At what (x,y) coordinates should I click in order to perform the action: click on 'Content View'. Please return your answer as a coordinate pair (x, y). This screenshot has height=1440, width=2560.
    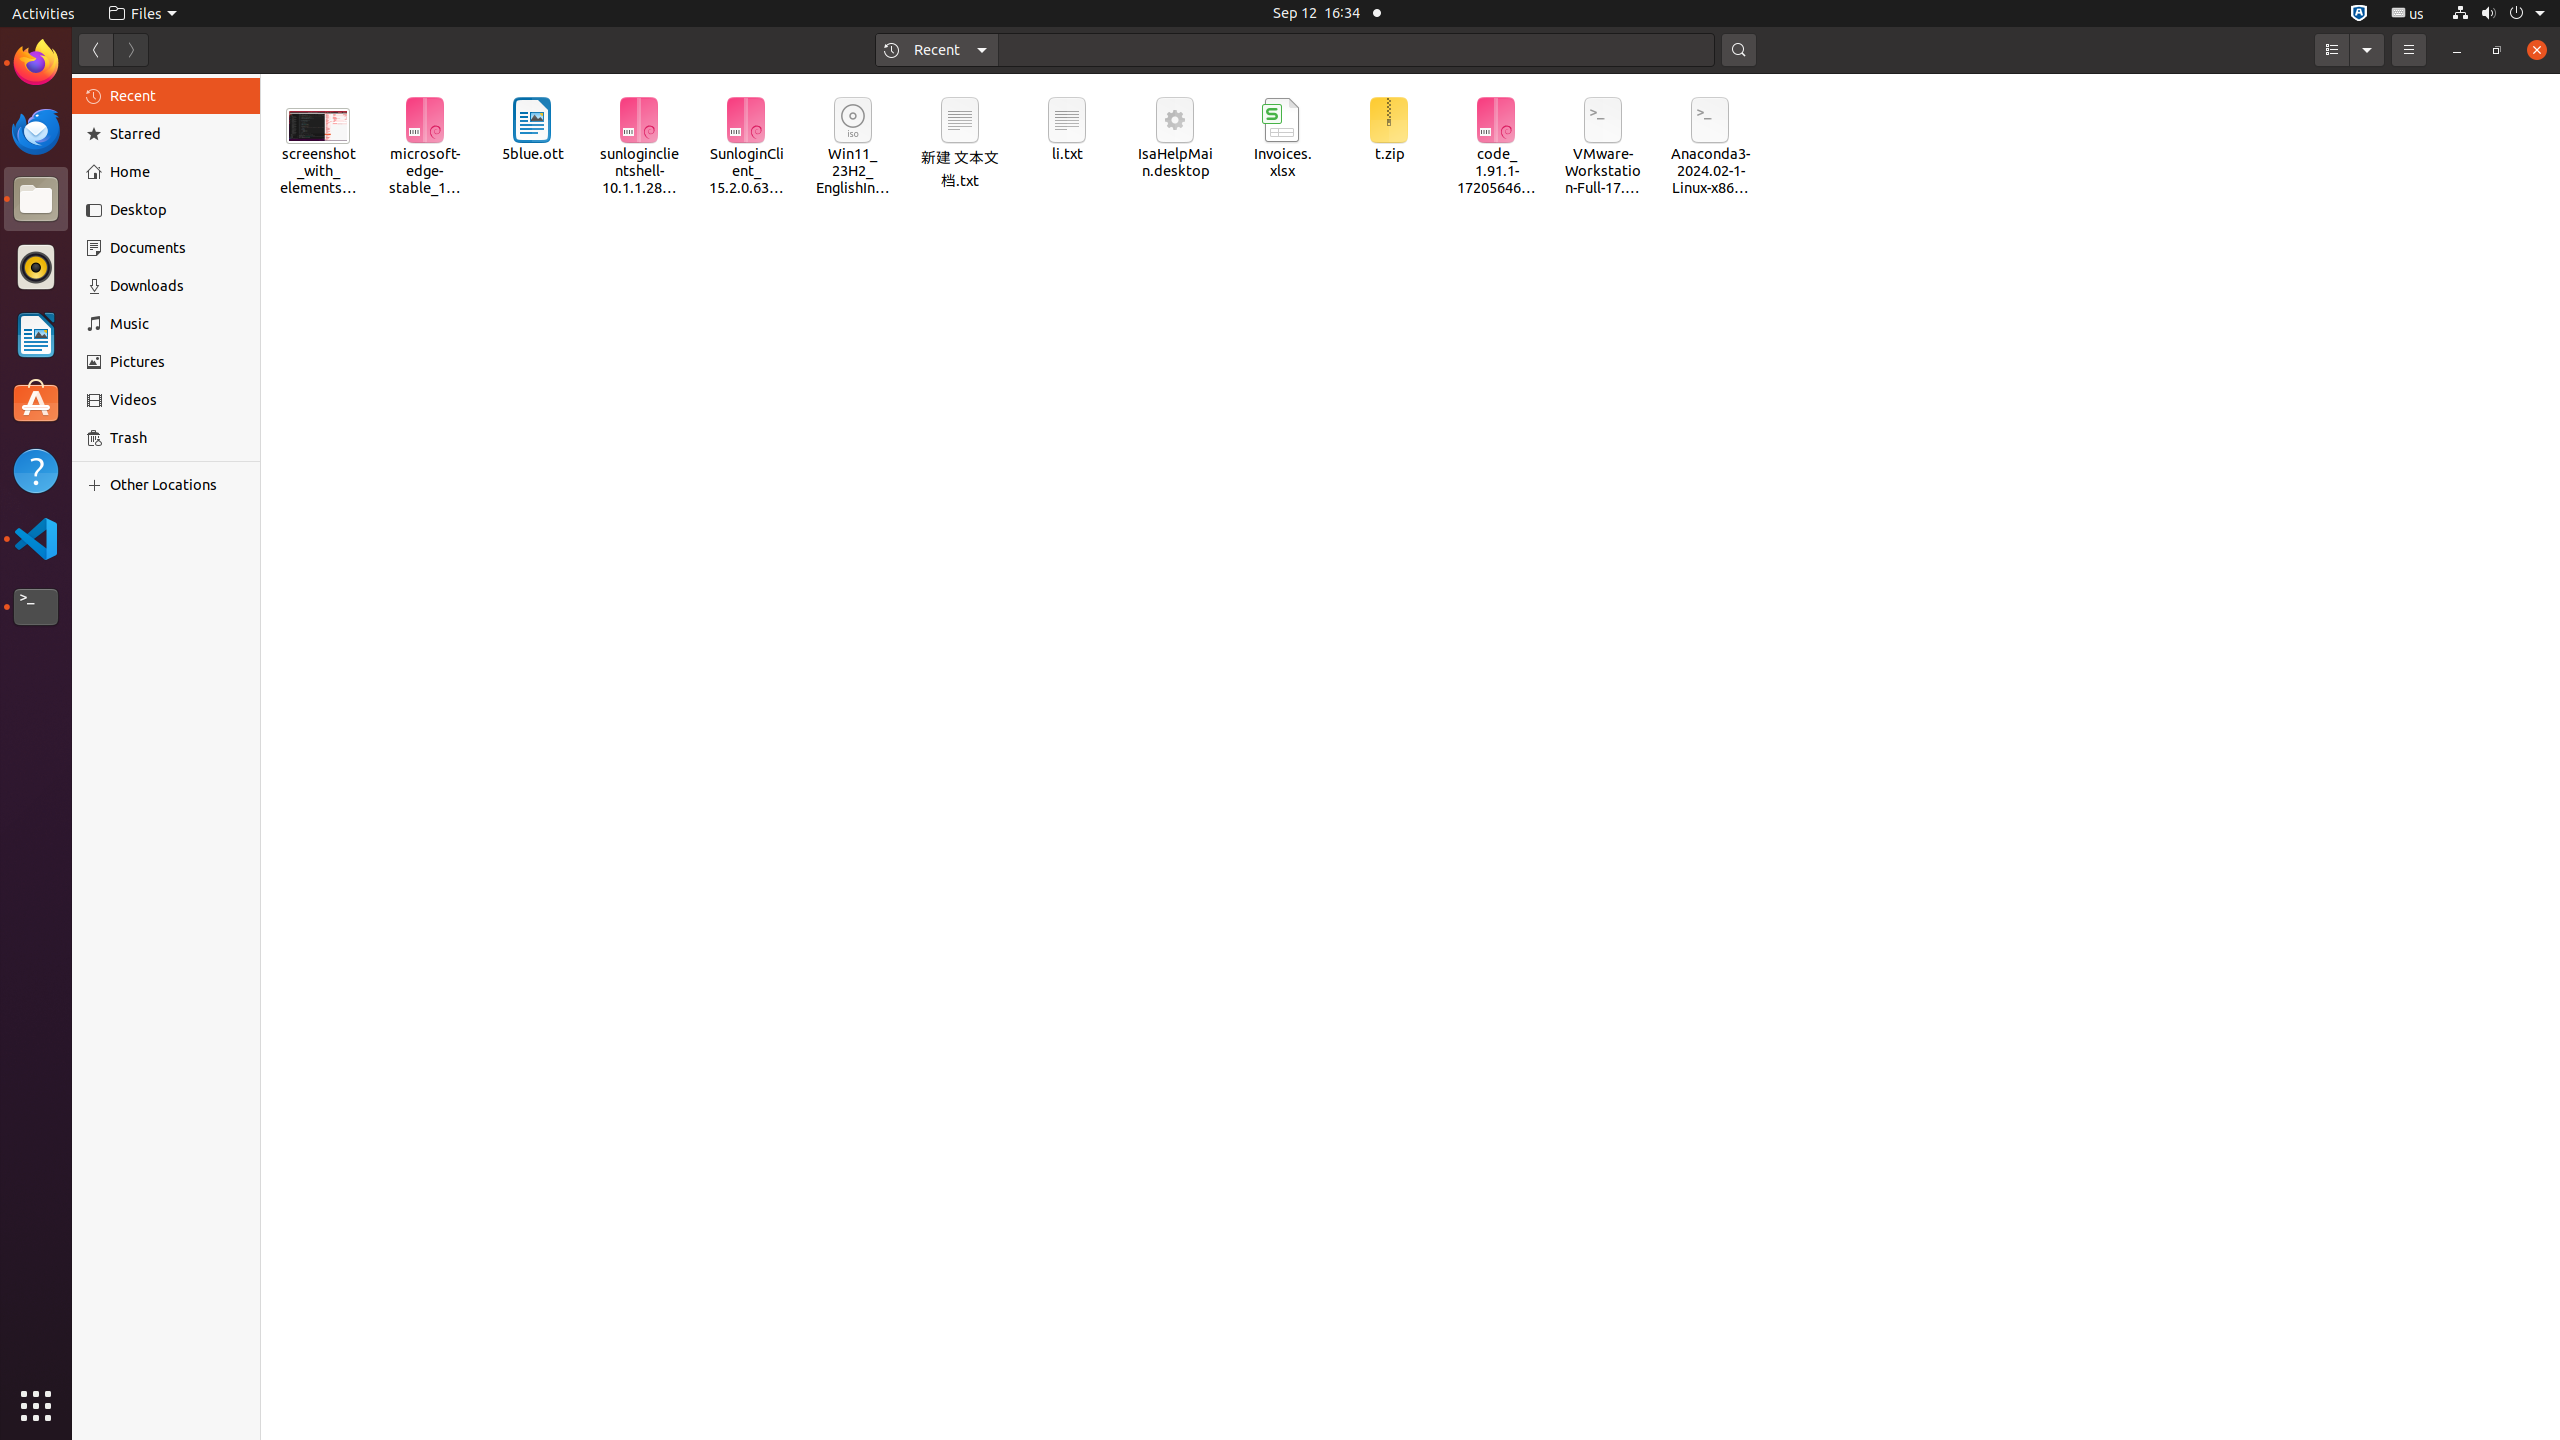
    Looking at the image, I should click on (1410, 757).